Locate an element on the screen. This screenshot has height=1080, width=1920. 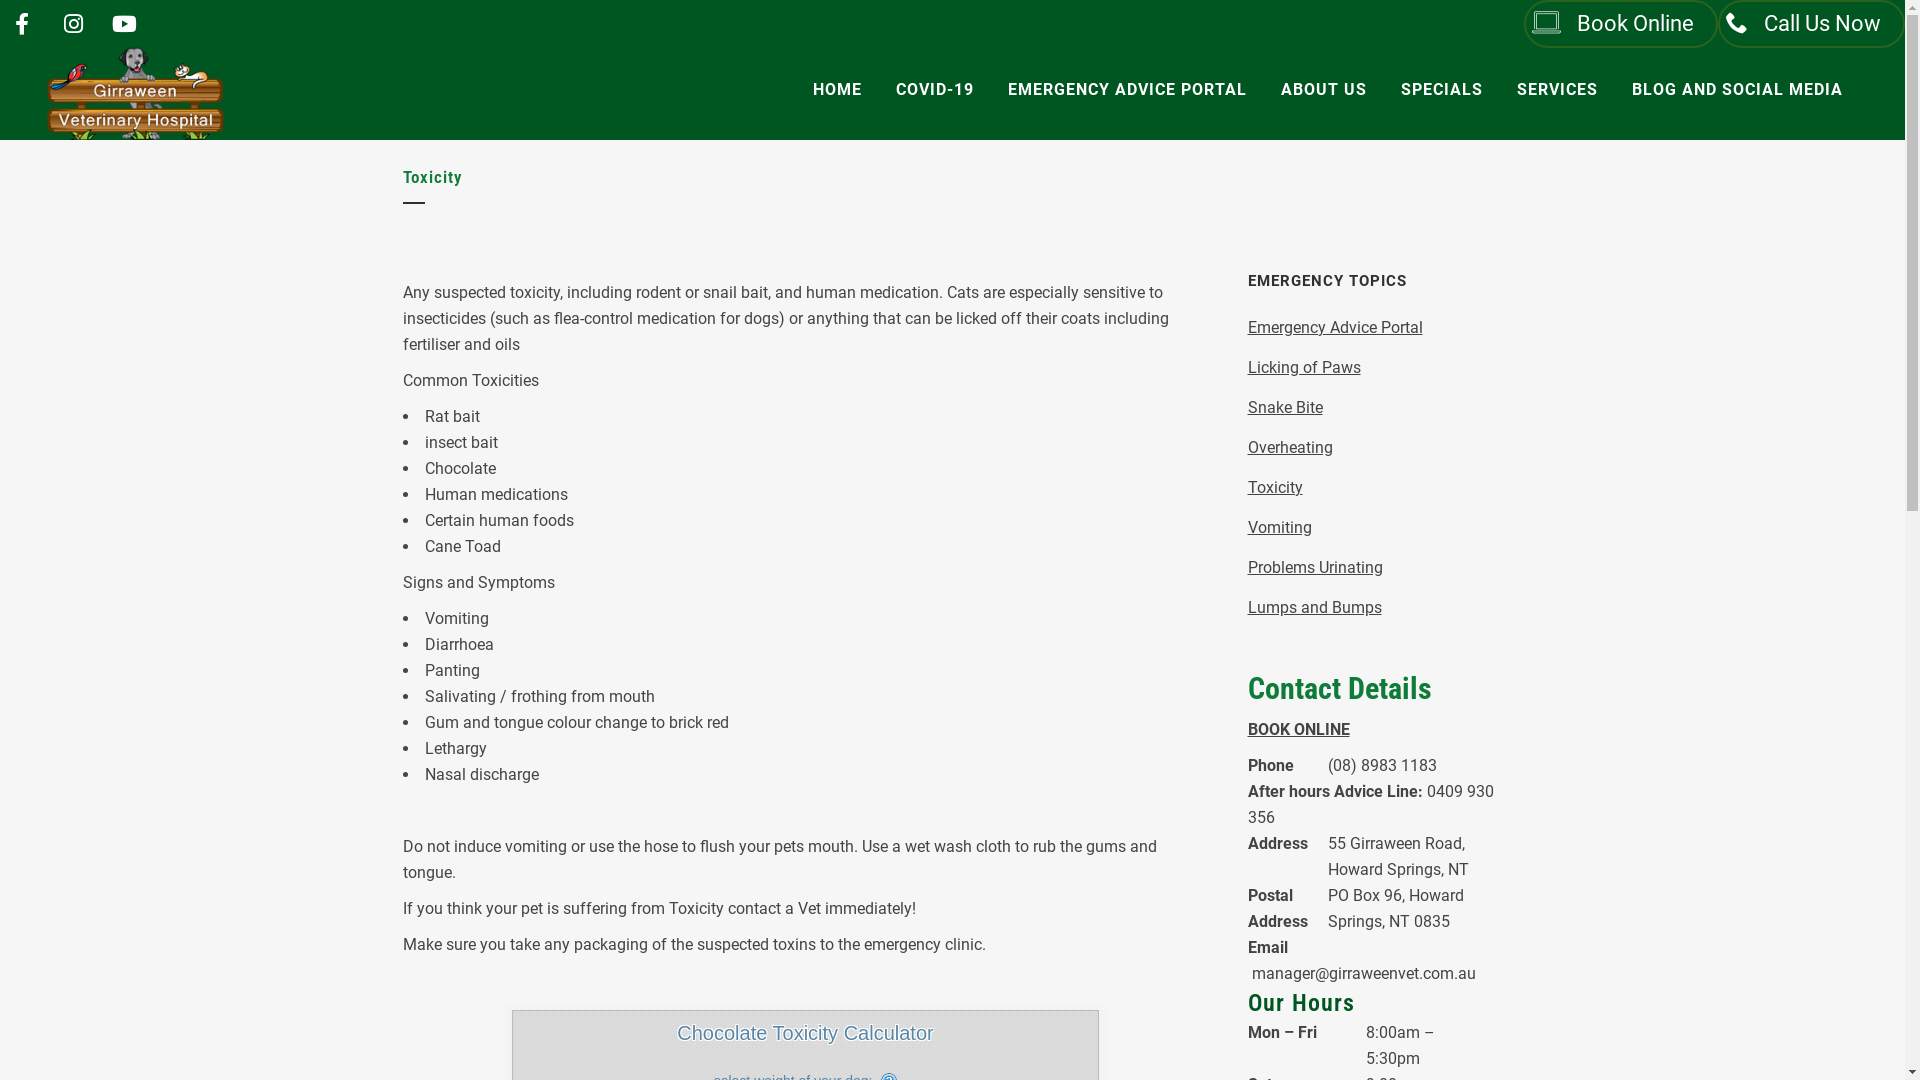
'Problems Urinating' is located at coordinates (1247, 567).